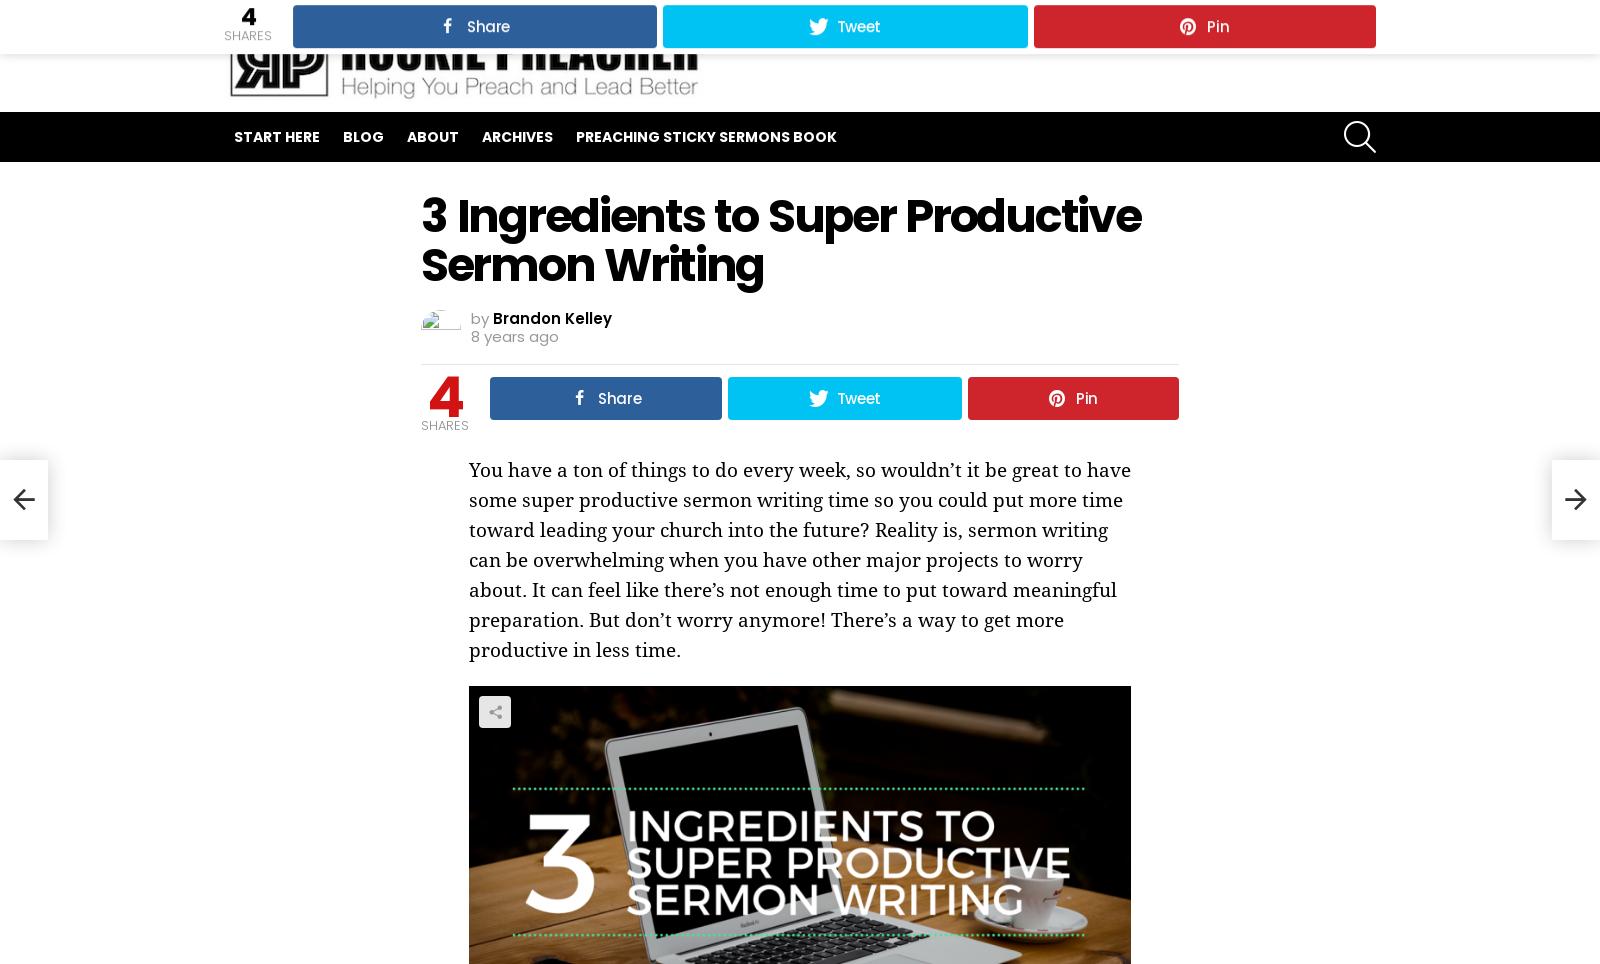 The image size is (1600, 964). What do you see at coordinates (491, 318) in the screenshot?
I see `'Brandon Kelley'` at bounding box center [491, 318].